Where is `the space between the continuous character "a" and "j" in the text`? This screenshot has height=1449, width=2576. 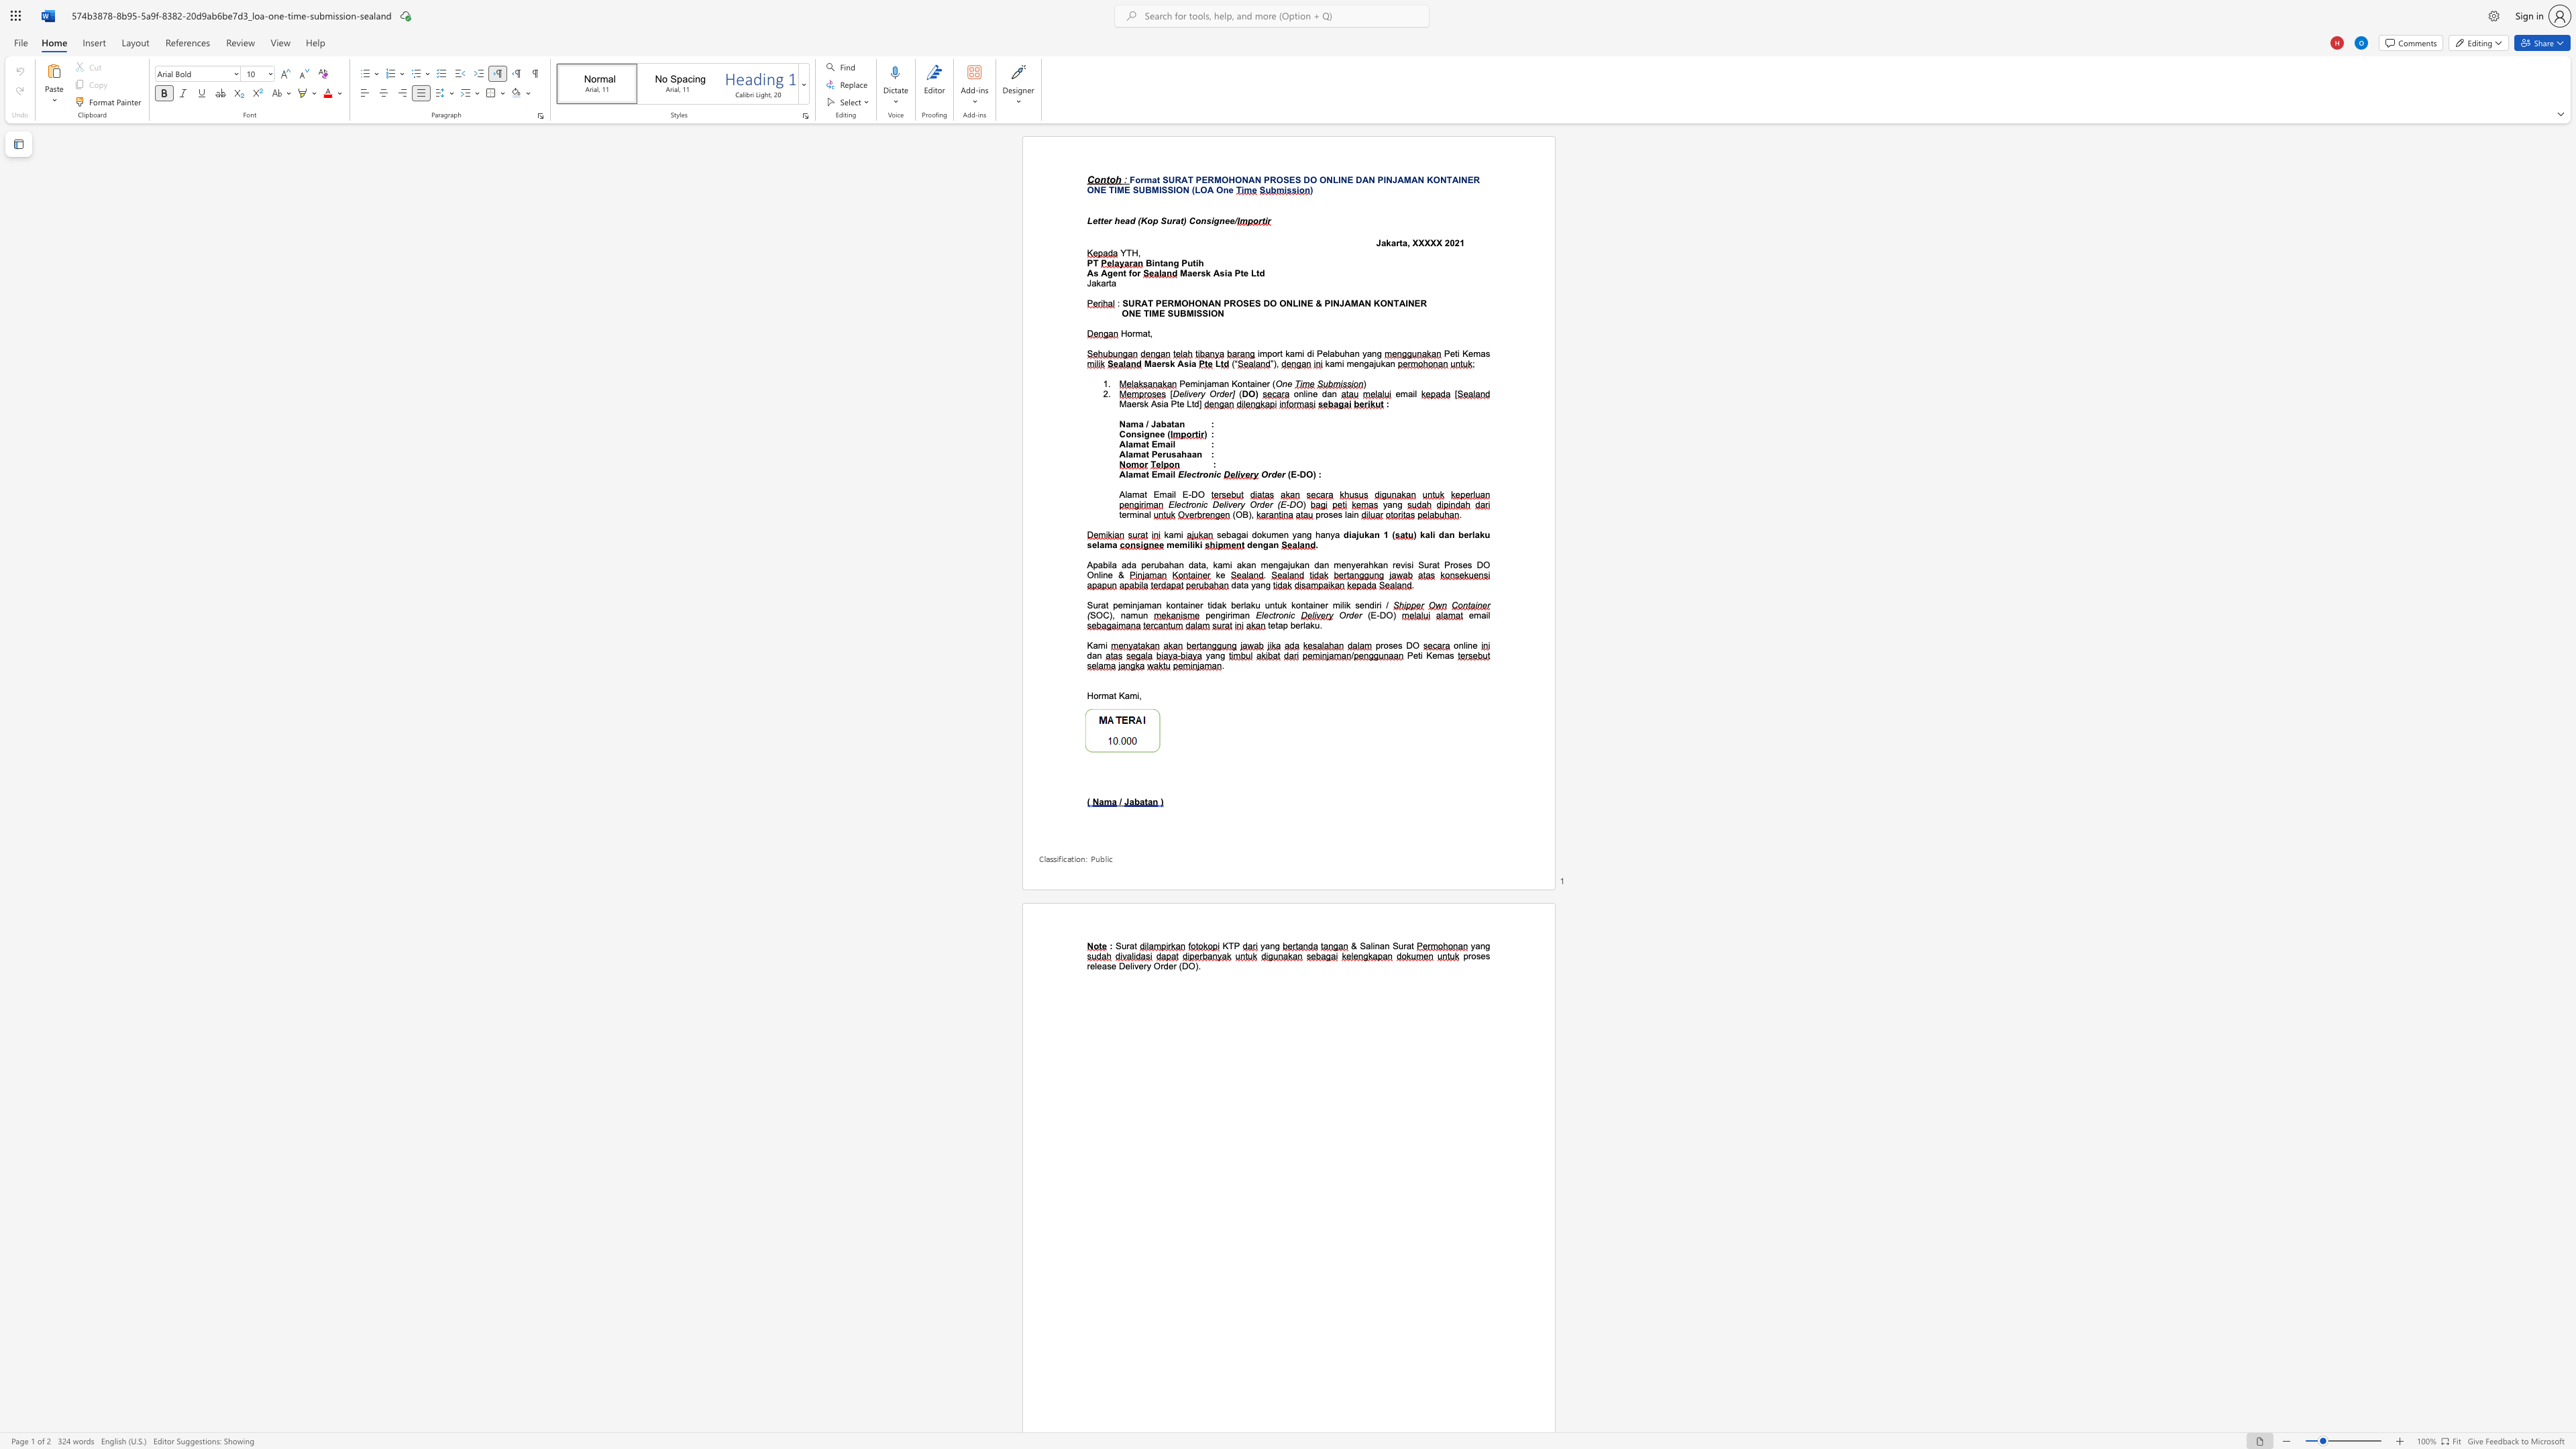
the space between the continuous character "a" and "j" in the text is located at coordinates (1372, 362).